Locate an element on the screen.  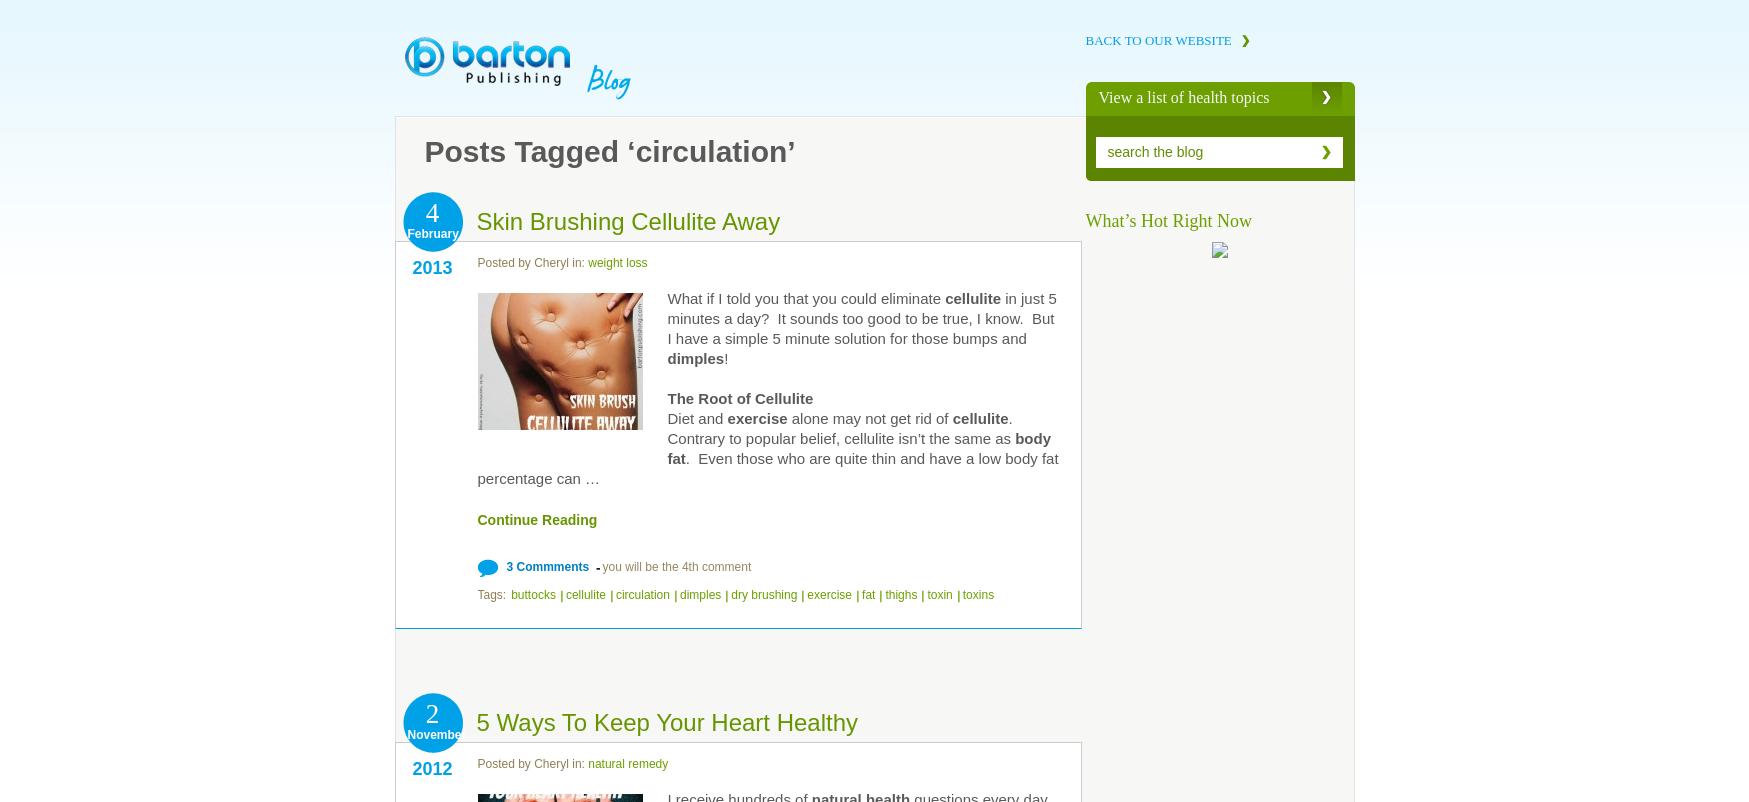
'weight loss' is located at coordinates (617, 262).